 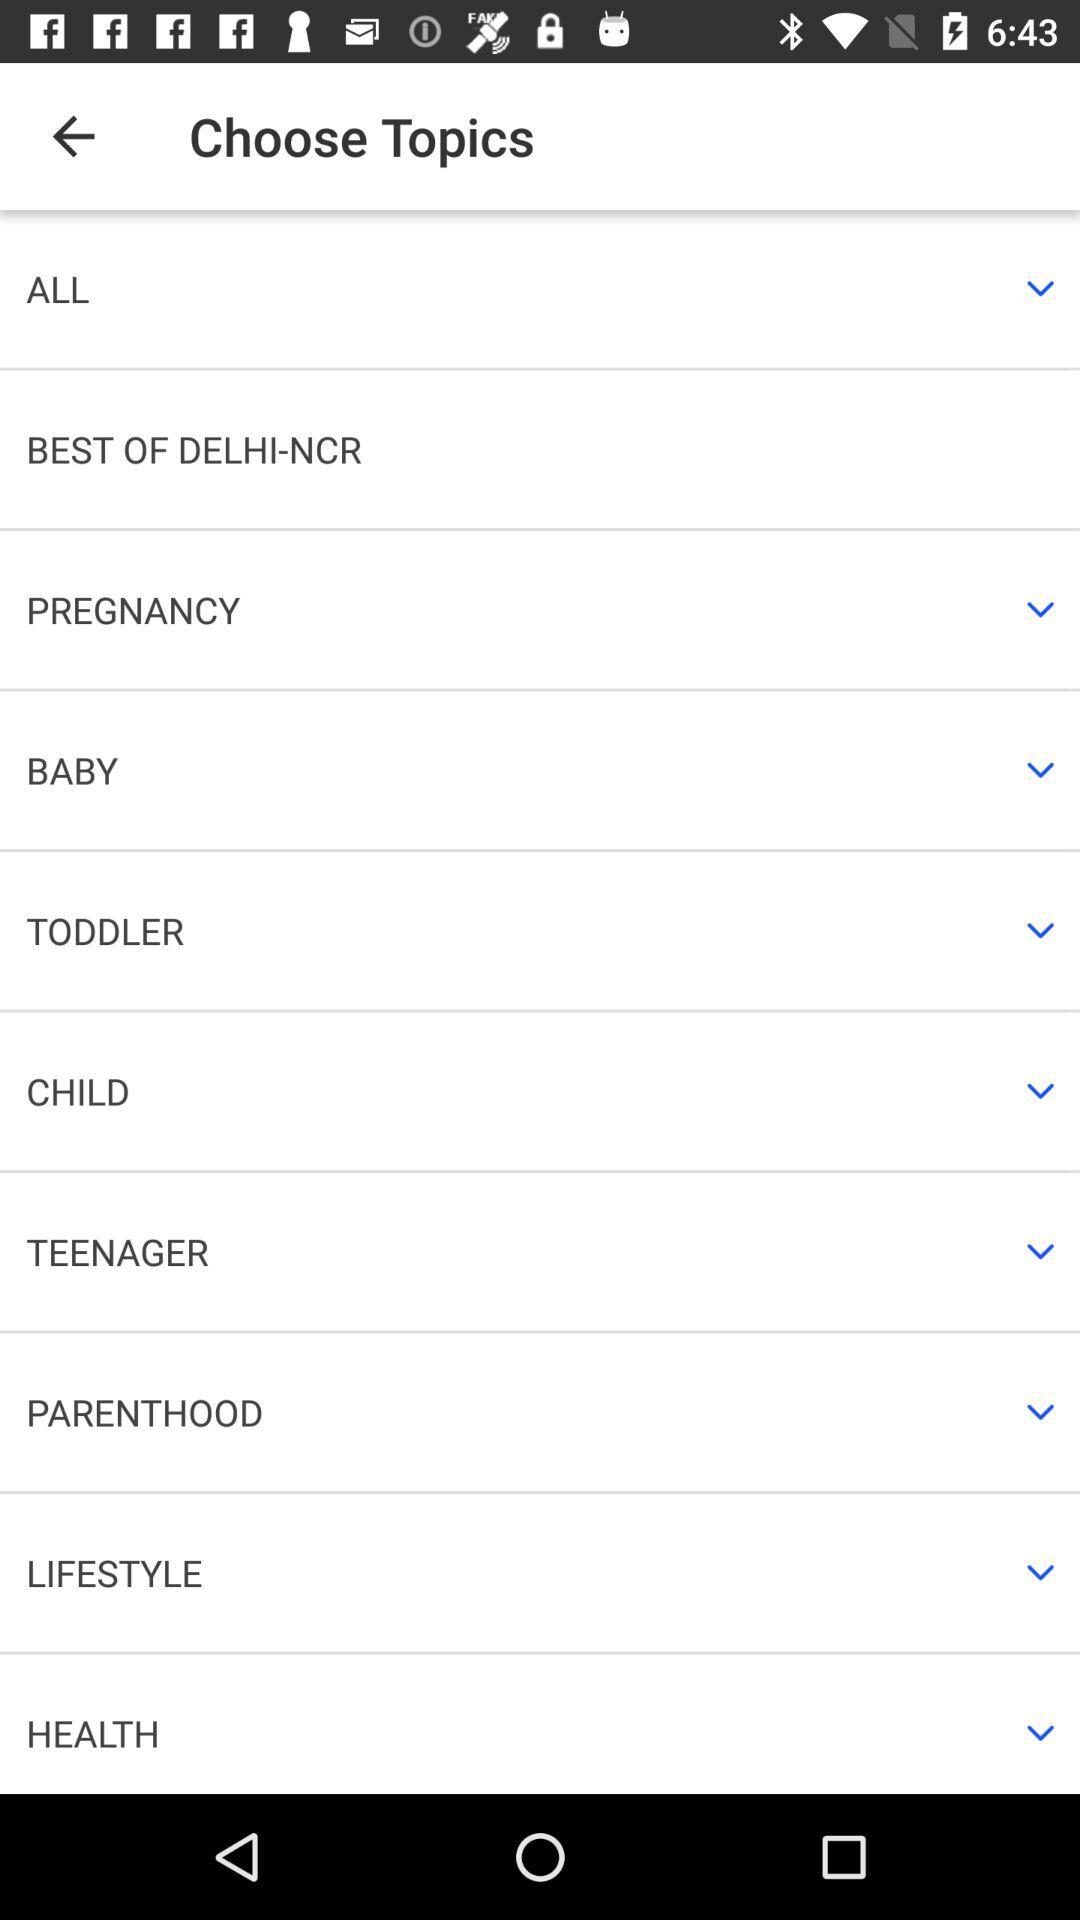 What do you see at coordinates (72, 135) in the screenshot?
I see `the item to the left of the choose topics icon` at bounding box center [72, 135].